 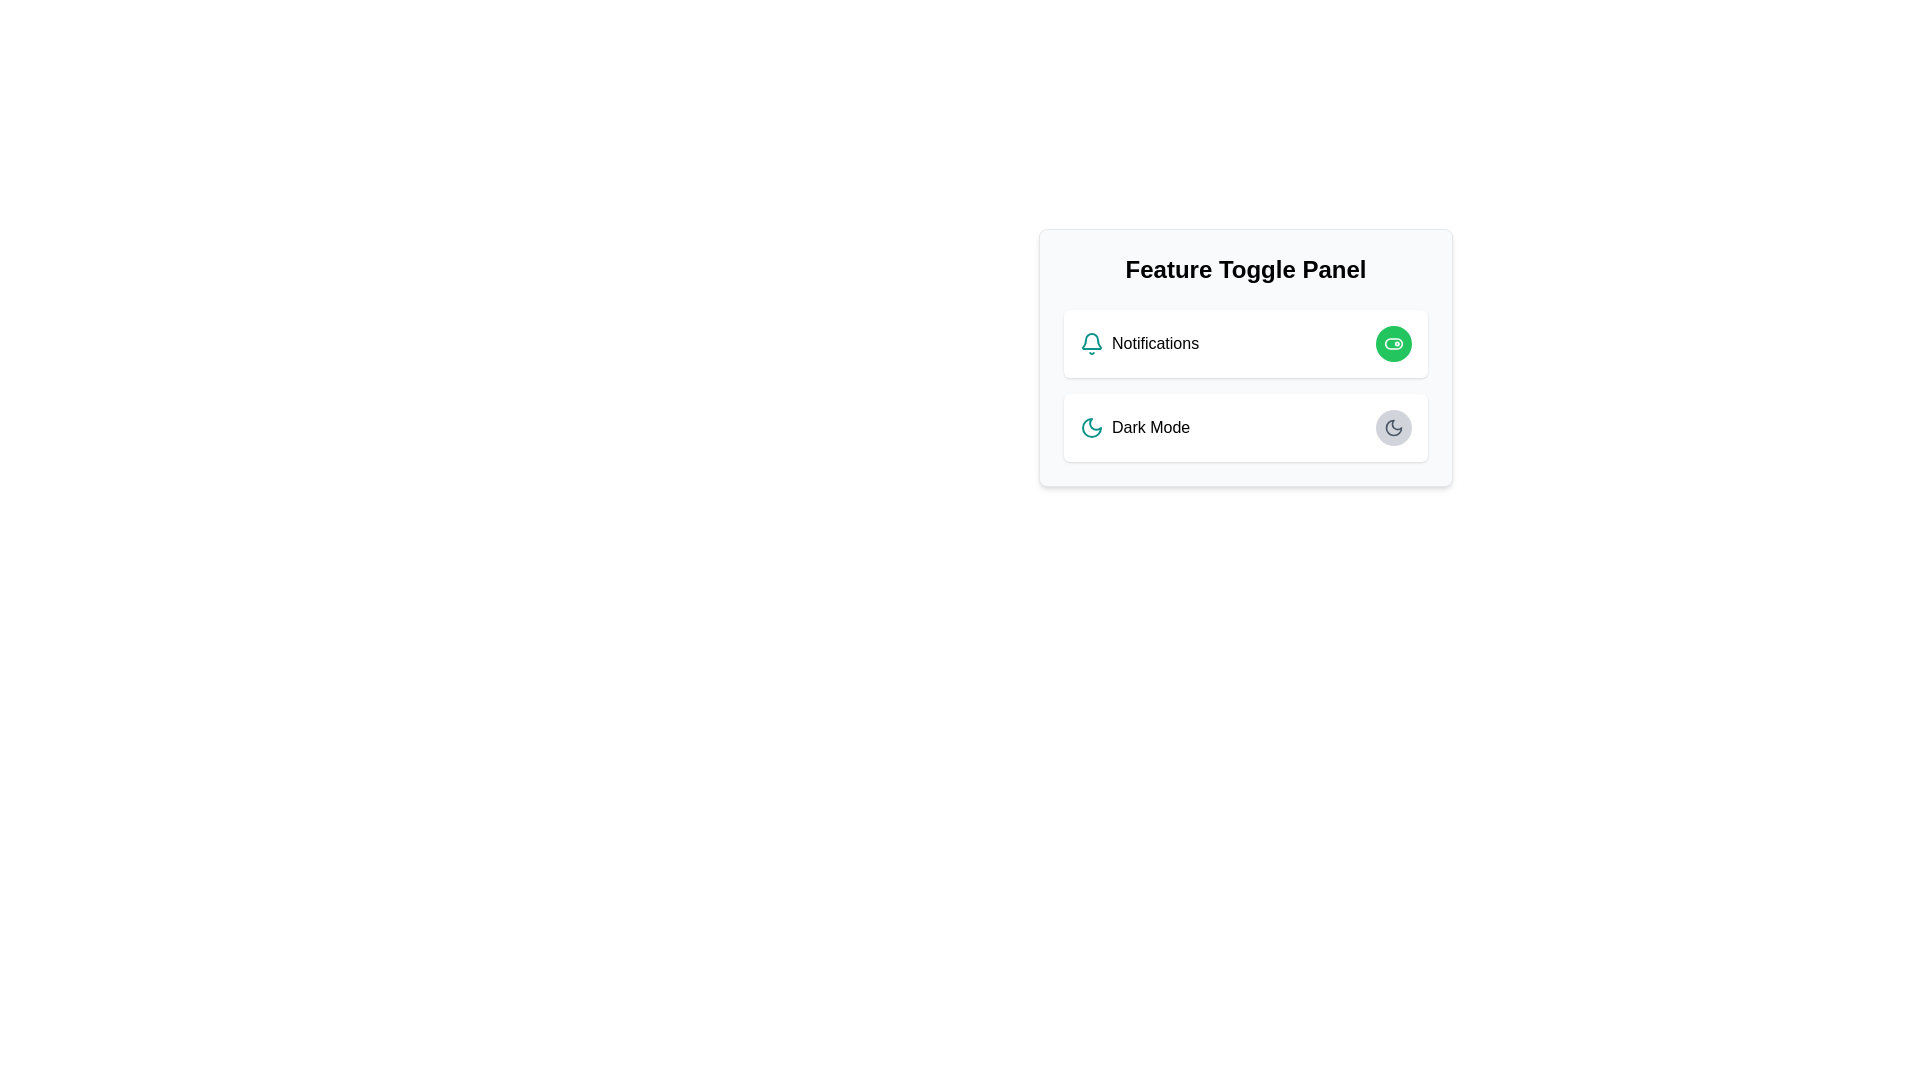 What do you see at coordinates (1392, 342) in the screenshot?
I see `the toggle switch located on the right-hand side of the row labeled 'Notifications' to switch its state` at bounding box center [1392, 342].